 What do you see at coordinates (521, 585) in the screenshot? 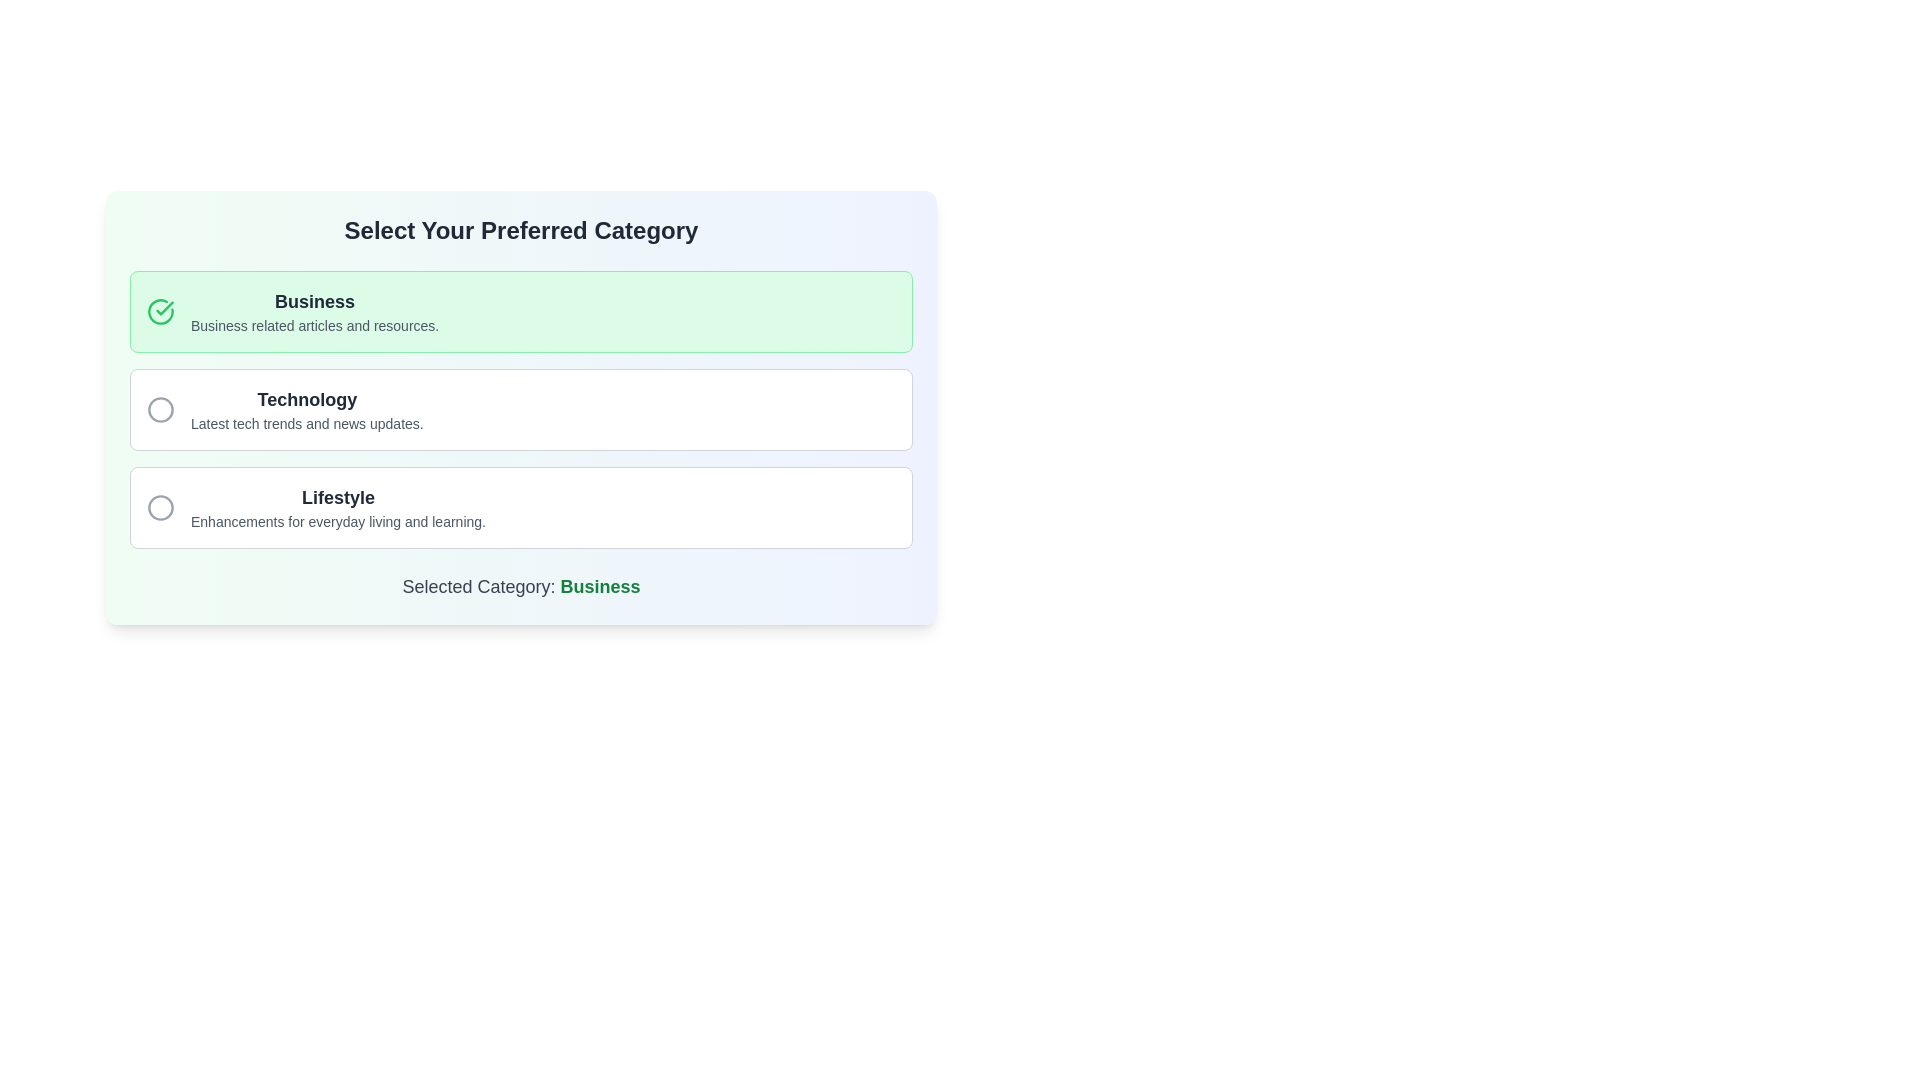
I see `displayed category from the static text label that says 'Selected Category: Business' in the footer area of the selection card layout` at bounding box center [521, 585].